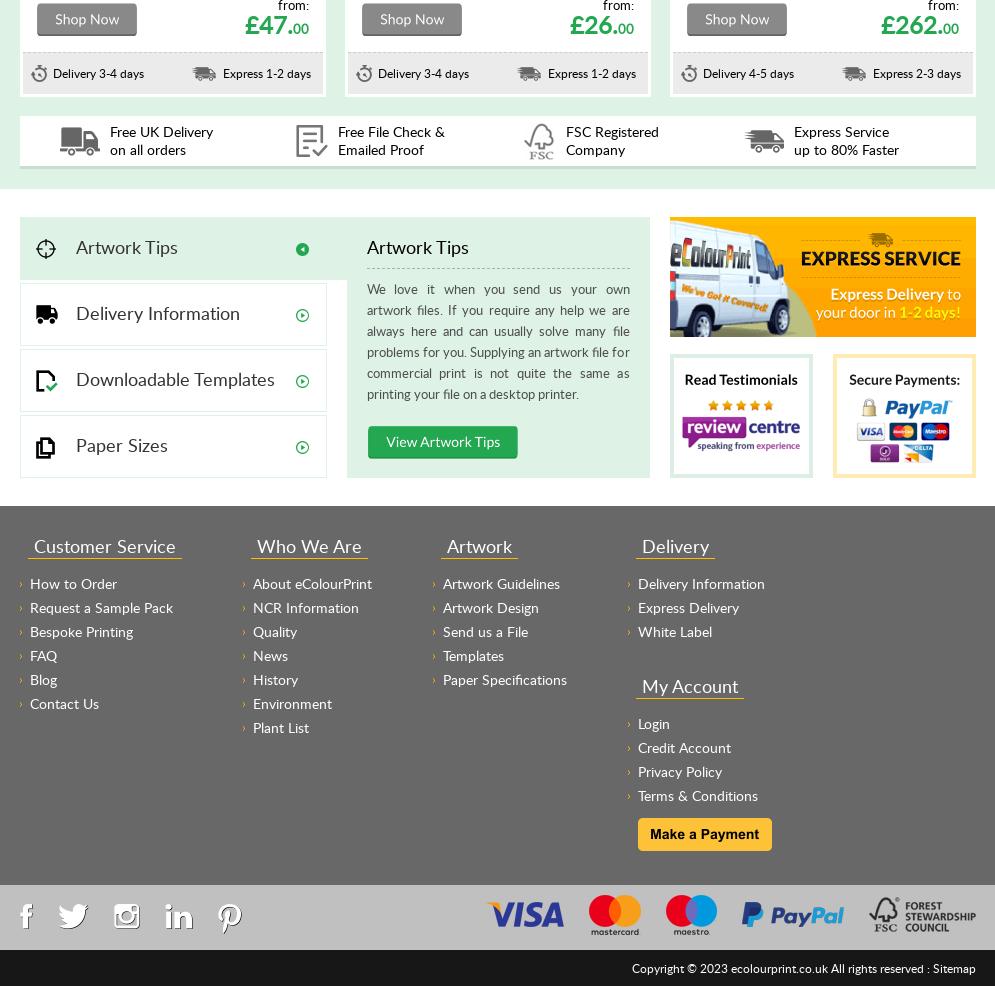 The image size is (995, 986). Describe the element at coordinates (273, 678) in the screenshot. I see `'History'` at that location.